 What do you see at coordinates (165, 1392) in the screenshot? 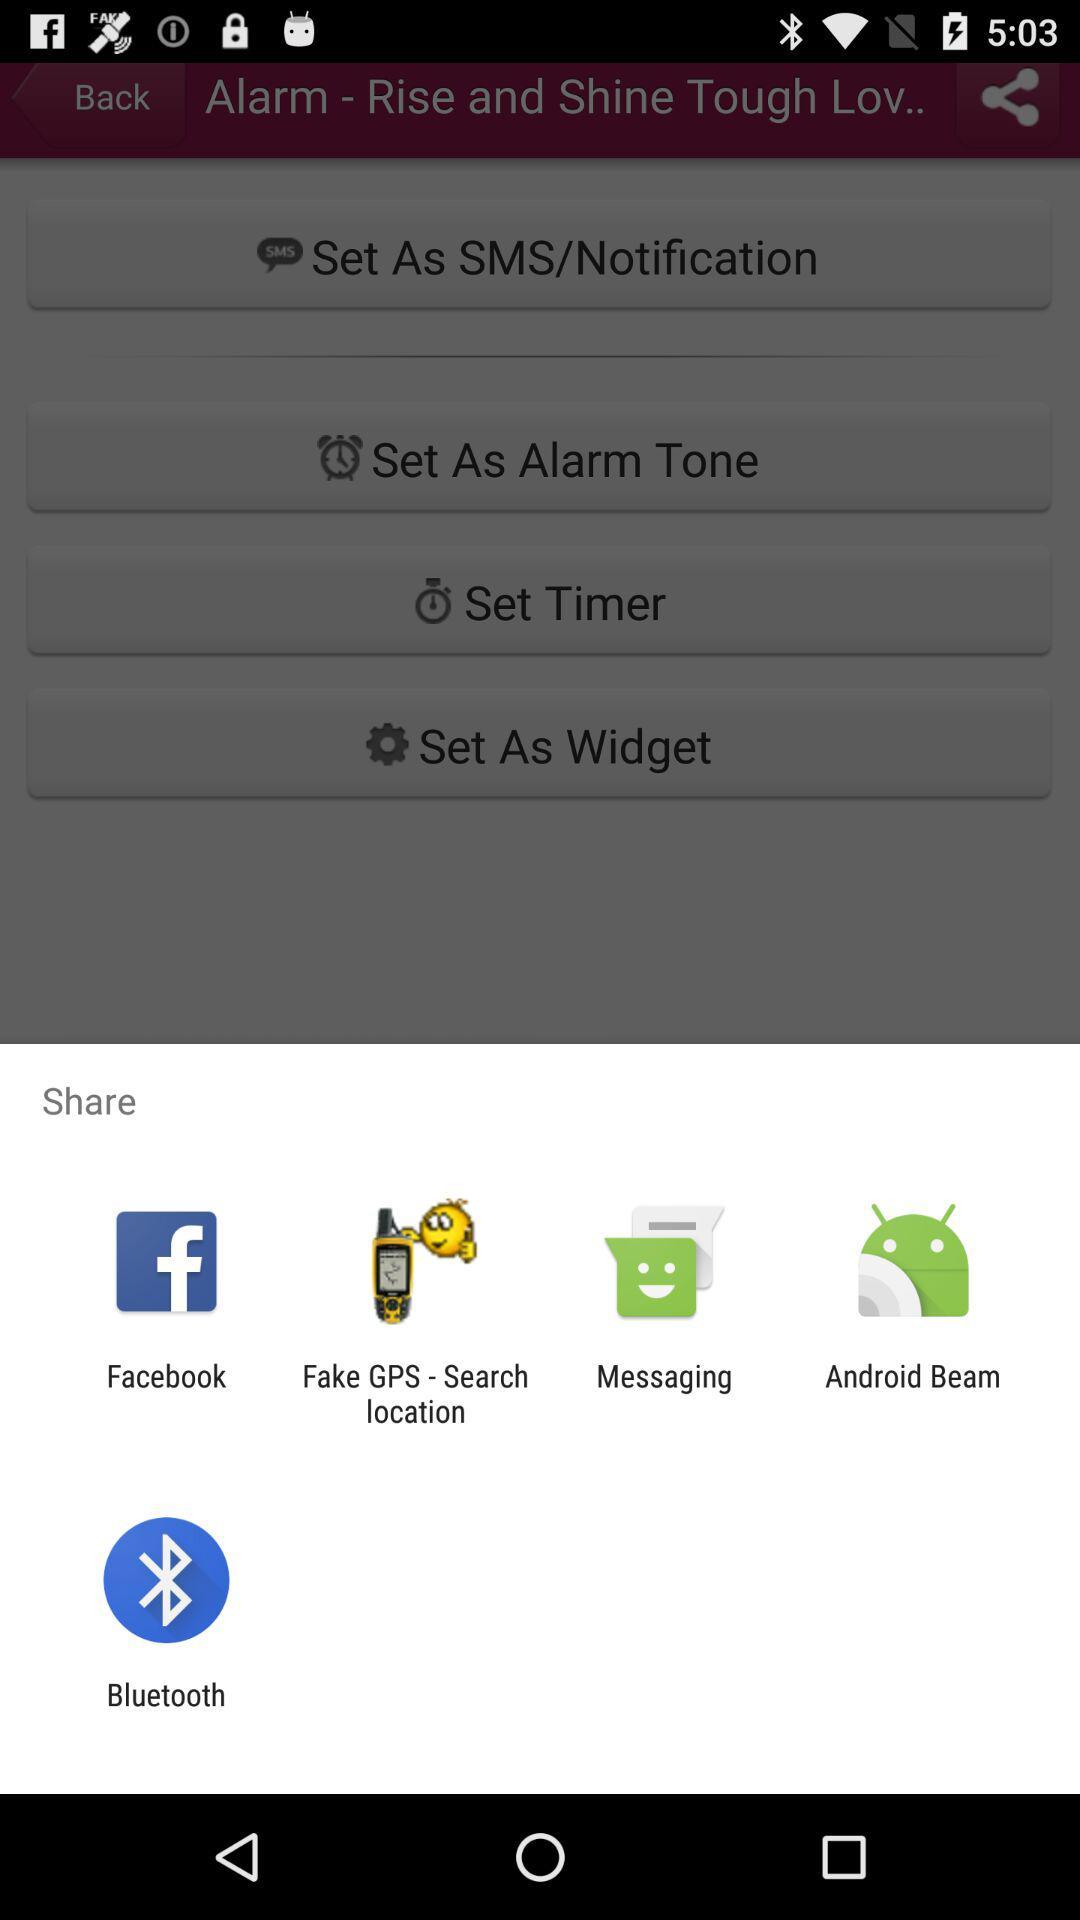
I see `the facebook app` at bounding box center [165, 1392].